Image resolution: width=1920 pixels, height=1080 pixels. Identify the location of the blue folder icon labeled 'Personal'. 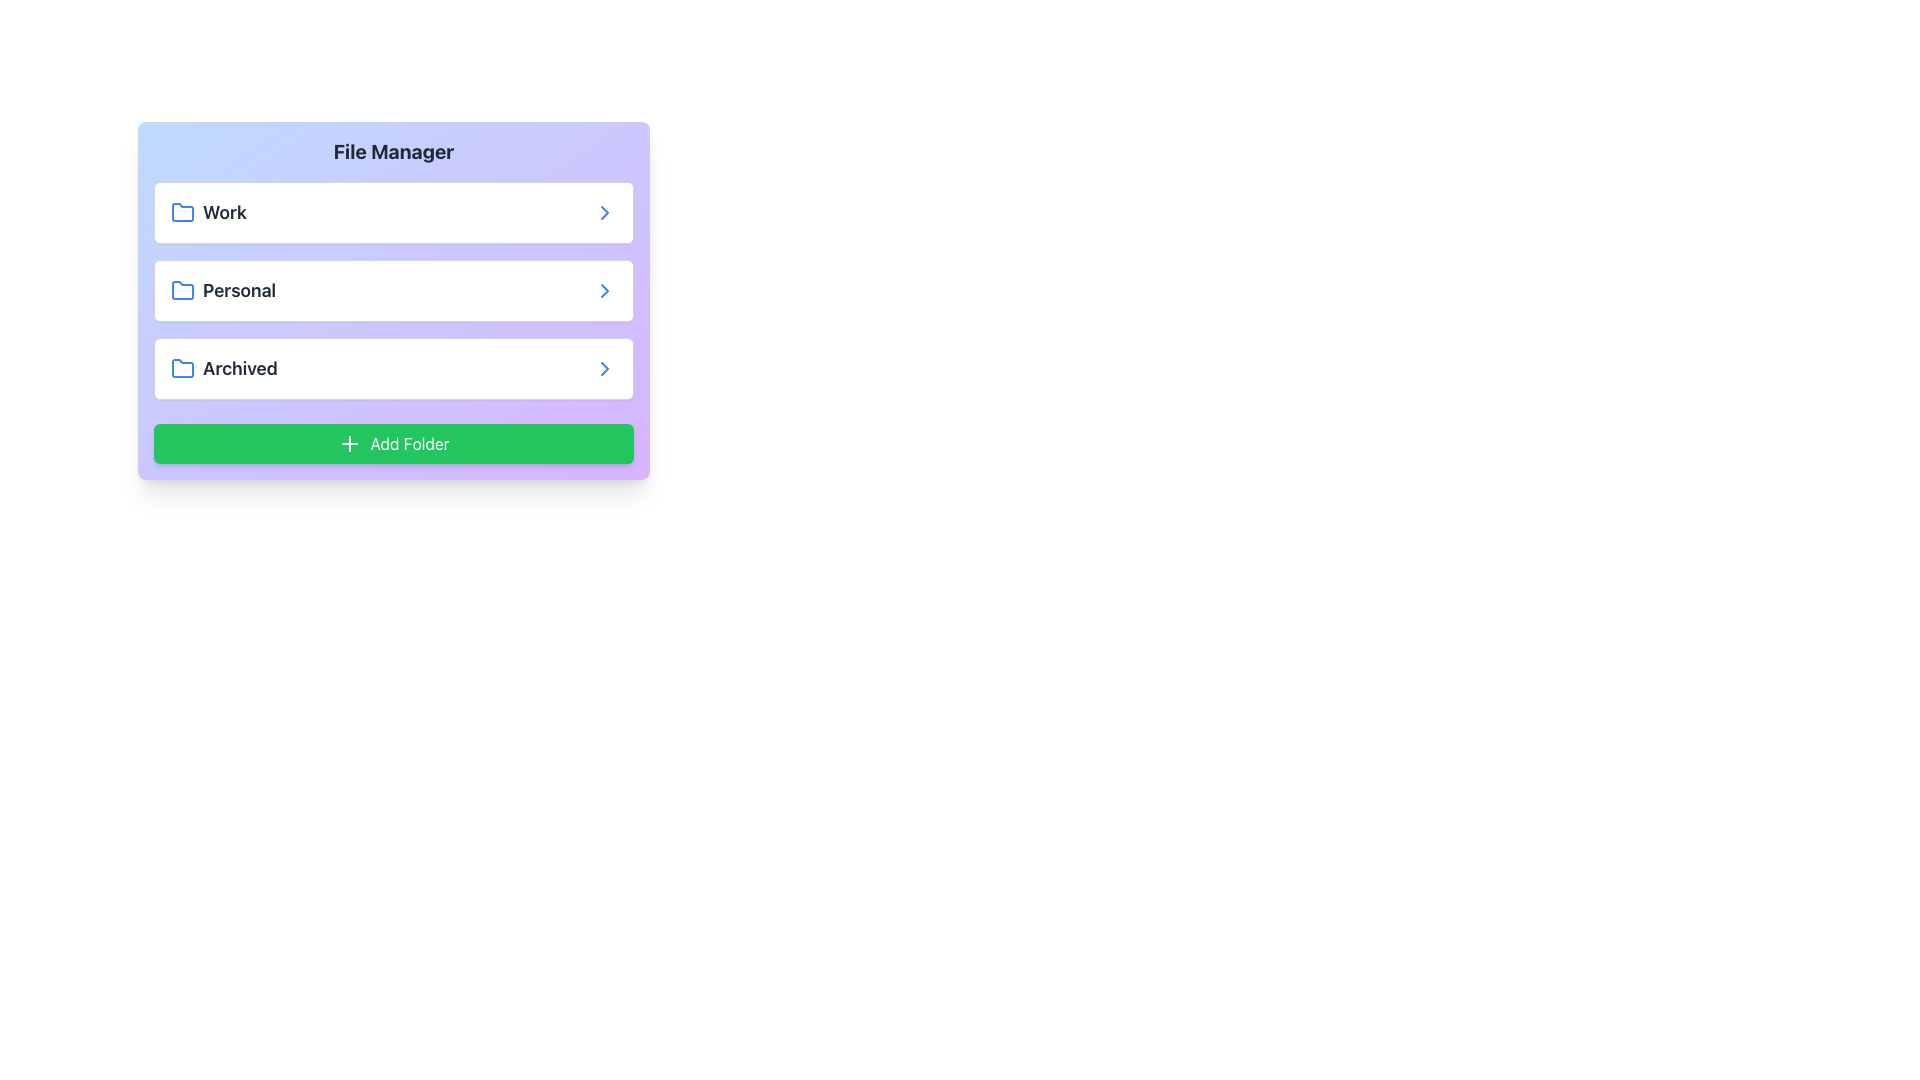
(182, 289).